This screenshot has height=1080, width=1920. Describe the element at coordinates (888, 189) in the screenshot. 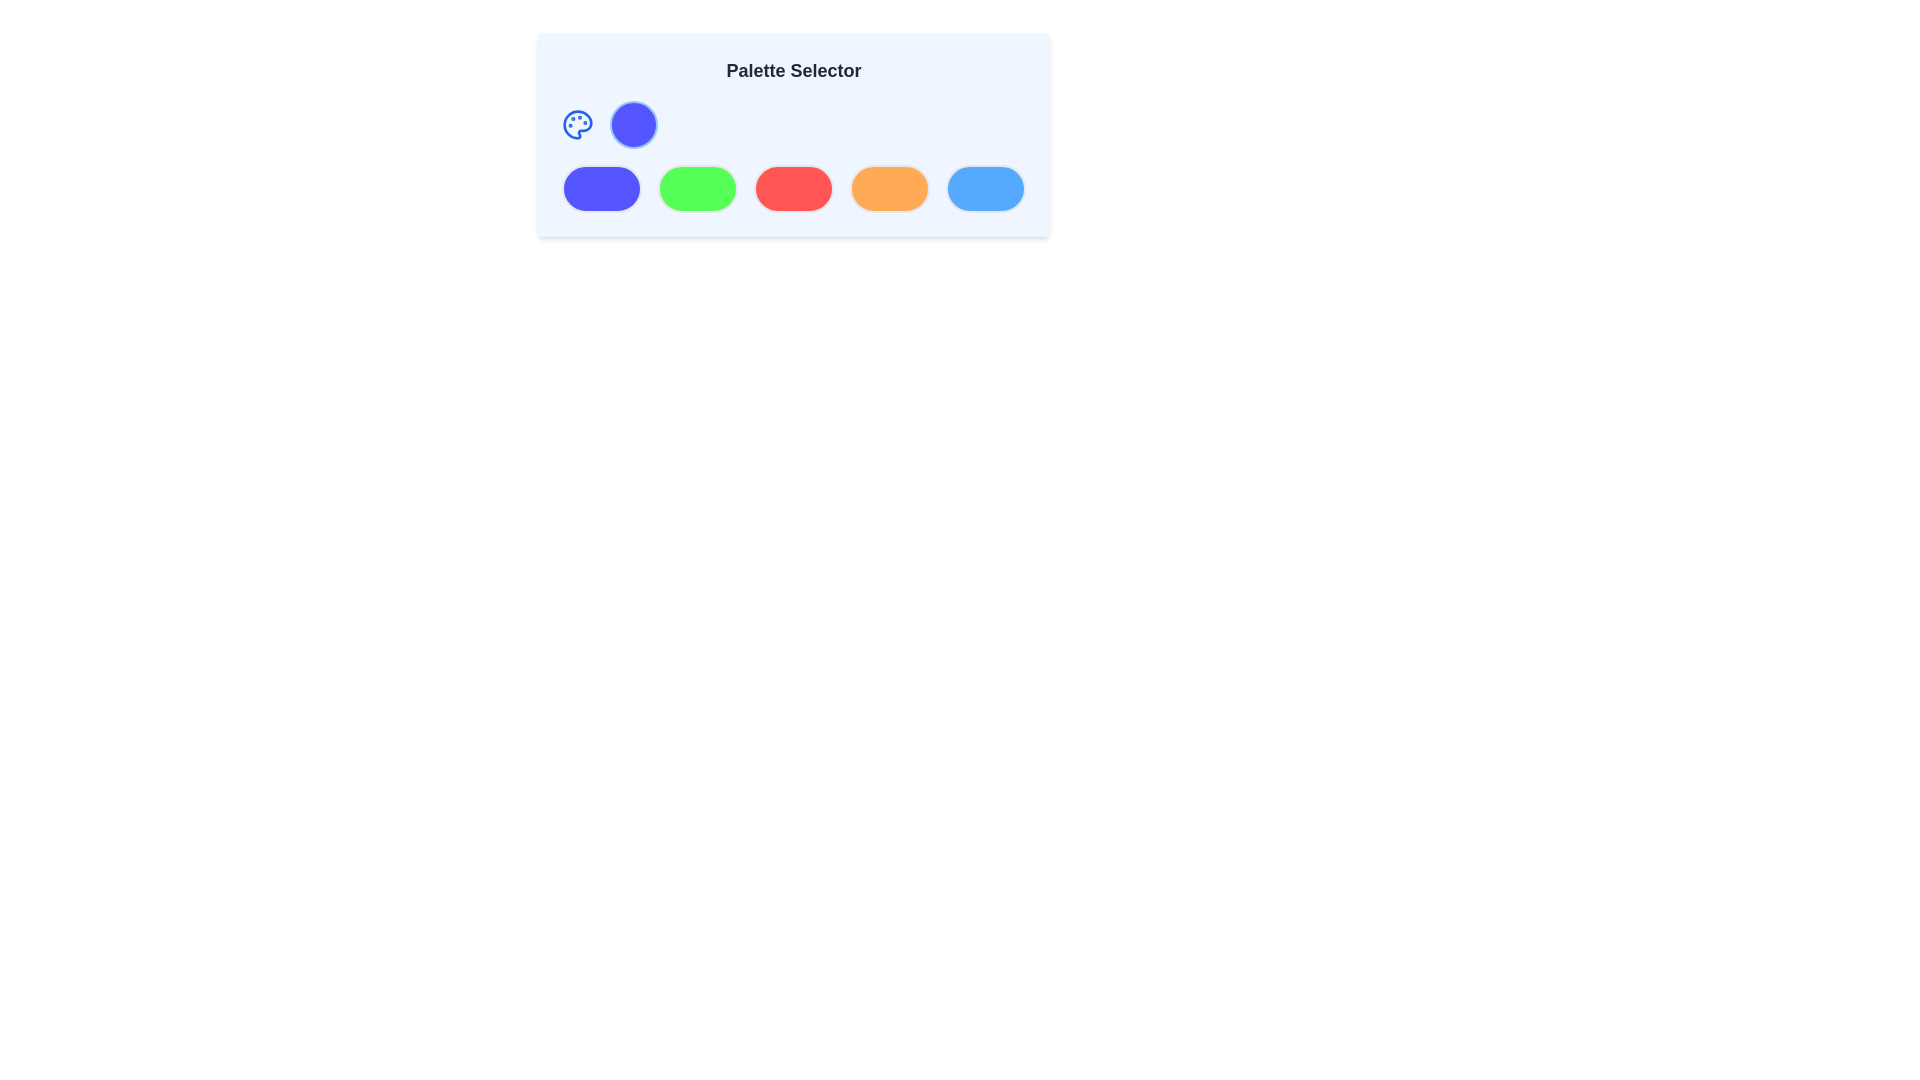

I see `the orange rounded rectangular button located to the right of the red button and to the left of the blue button` at that location.